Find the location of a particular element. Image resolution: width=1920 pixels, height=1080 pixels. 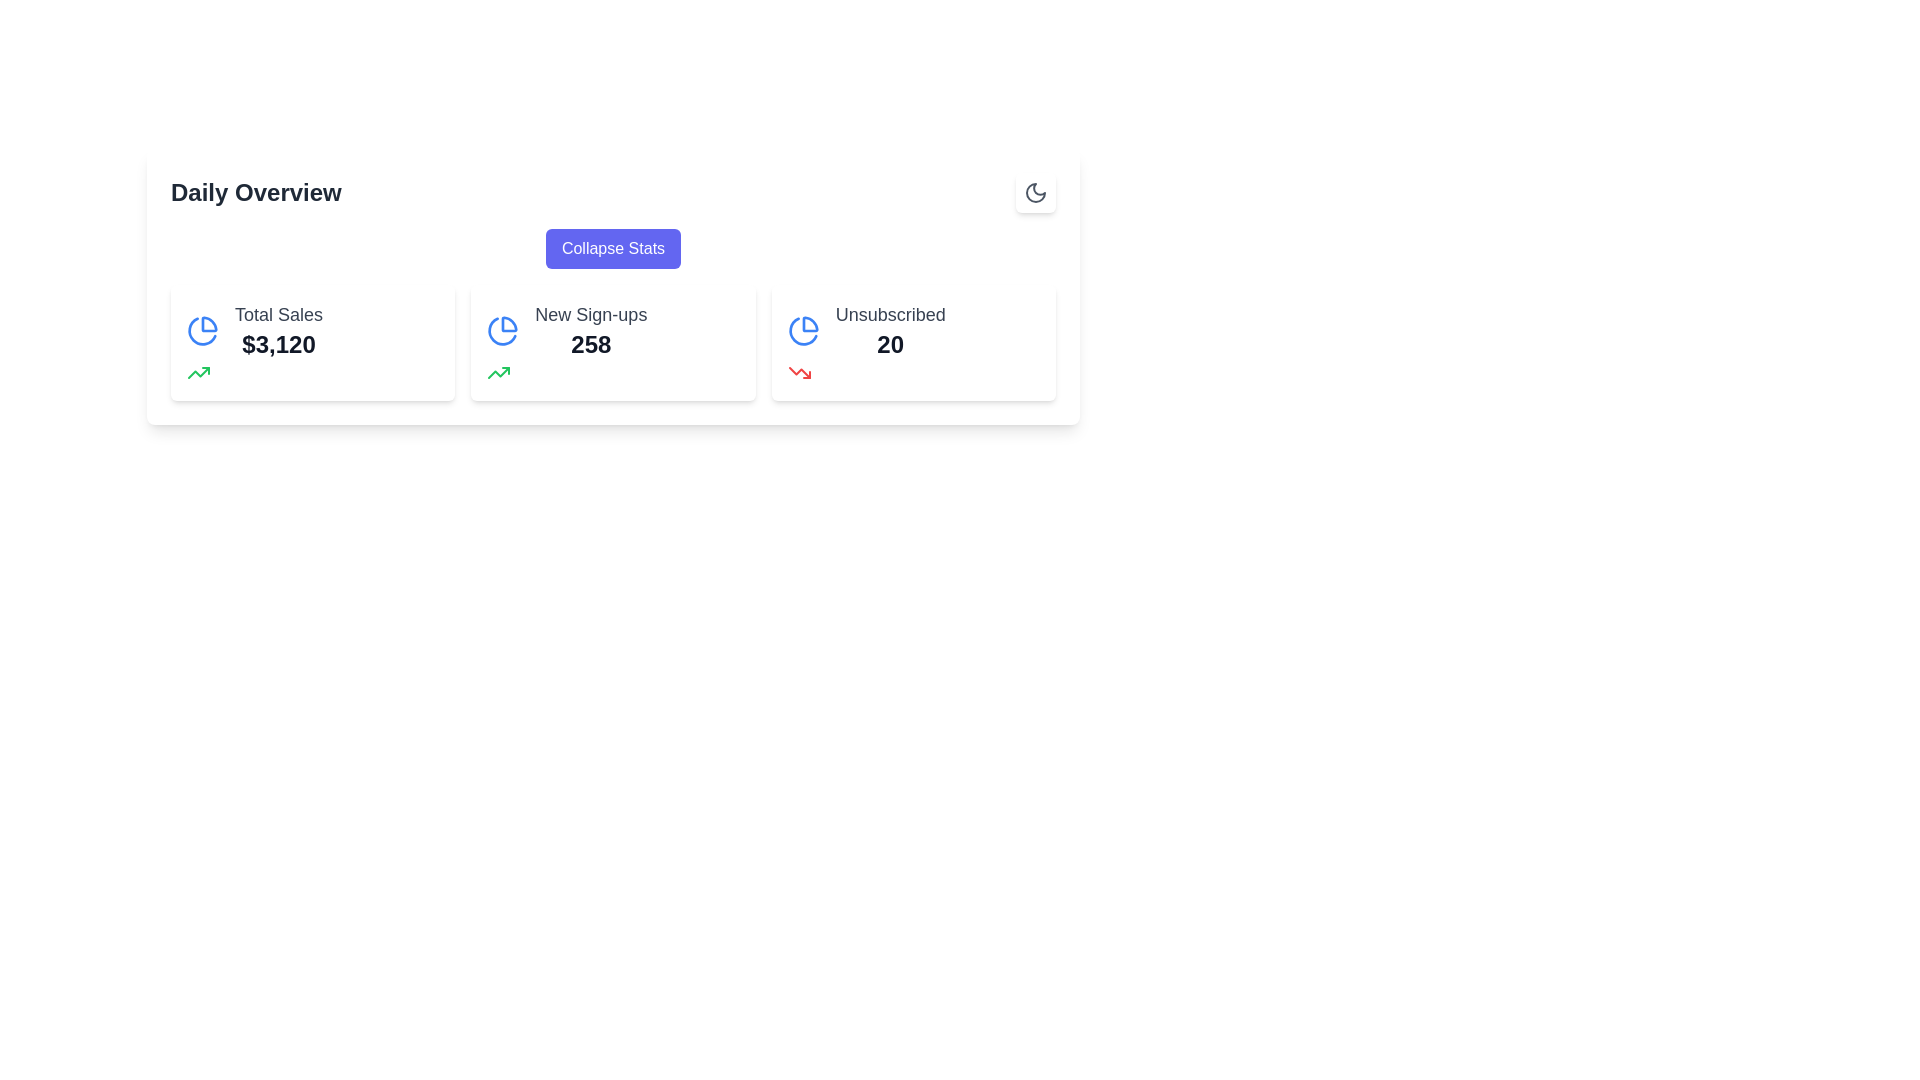

the 'New Sign-ups' text label, which displays the text in gray color and signifies a header for additional information is located at coordinates (590, 315).